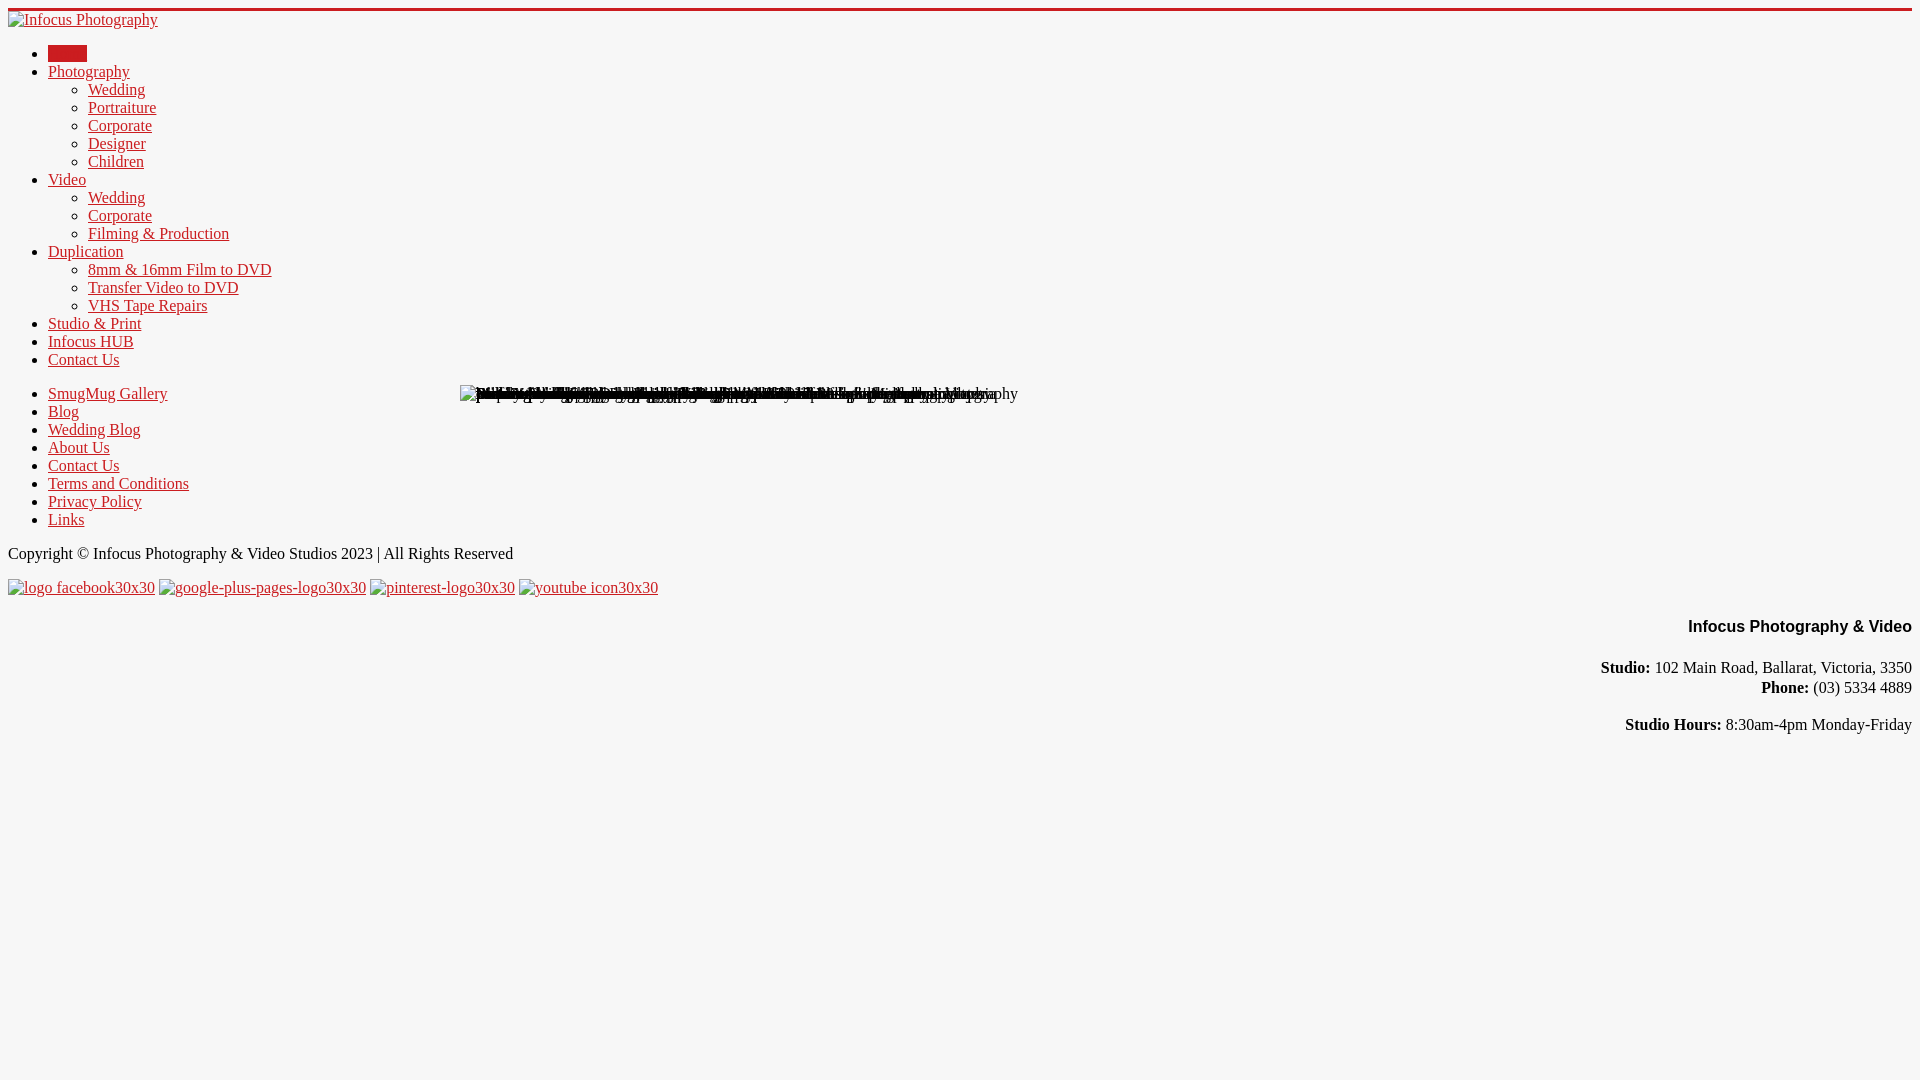  What do you see at coordinates (63, 410) in the screenshot?
I see `'Blog'` at bounding box center [63, 410].